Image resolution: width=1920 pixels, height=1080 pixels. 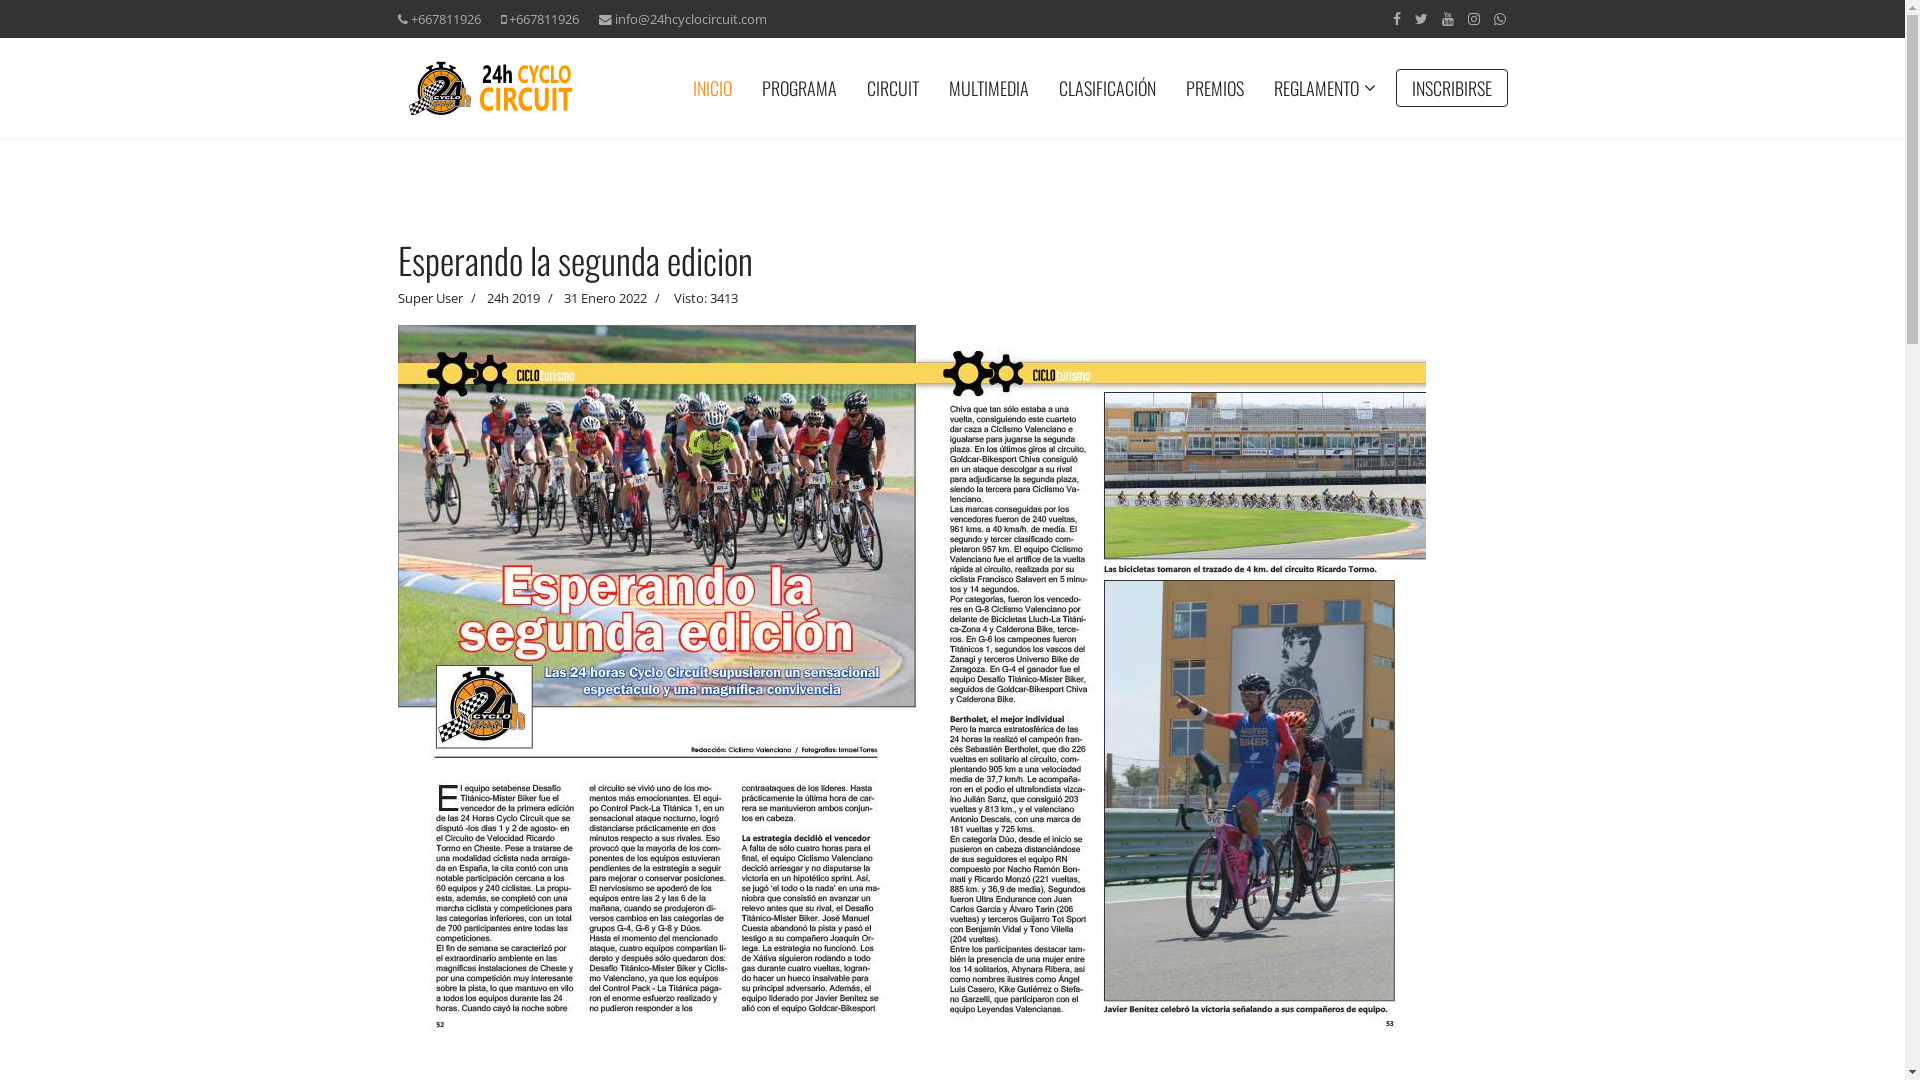 What do you see at coordinates (797, 87) in the screenshot?
I see `'PROGRAMA'` at bounding box center [797, 87].